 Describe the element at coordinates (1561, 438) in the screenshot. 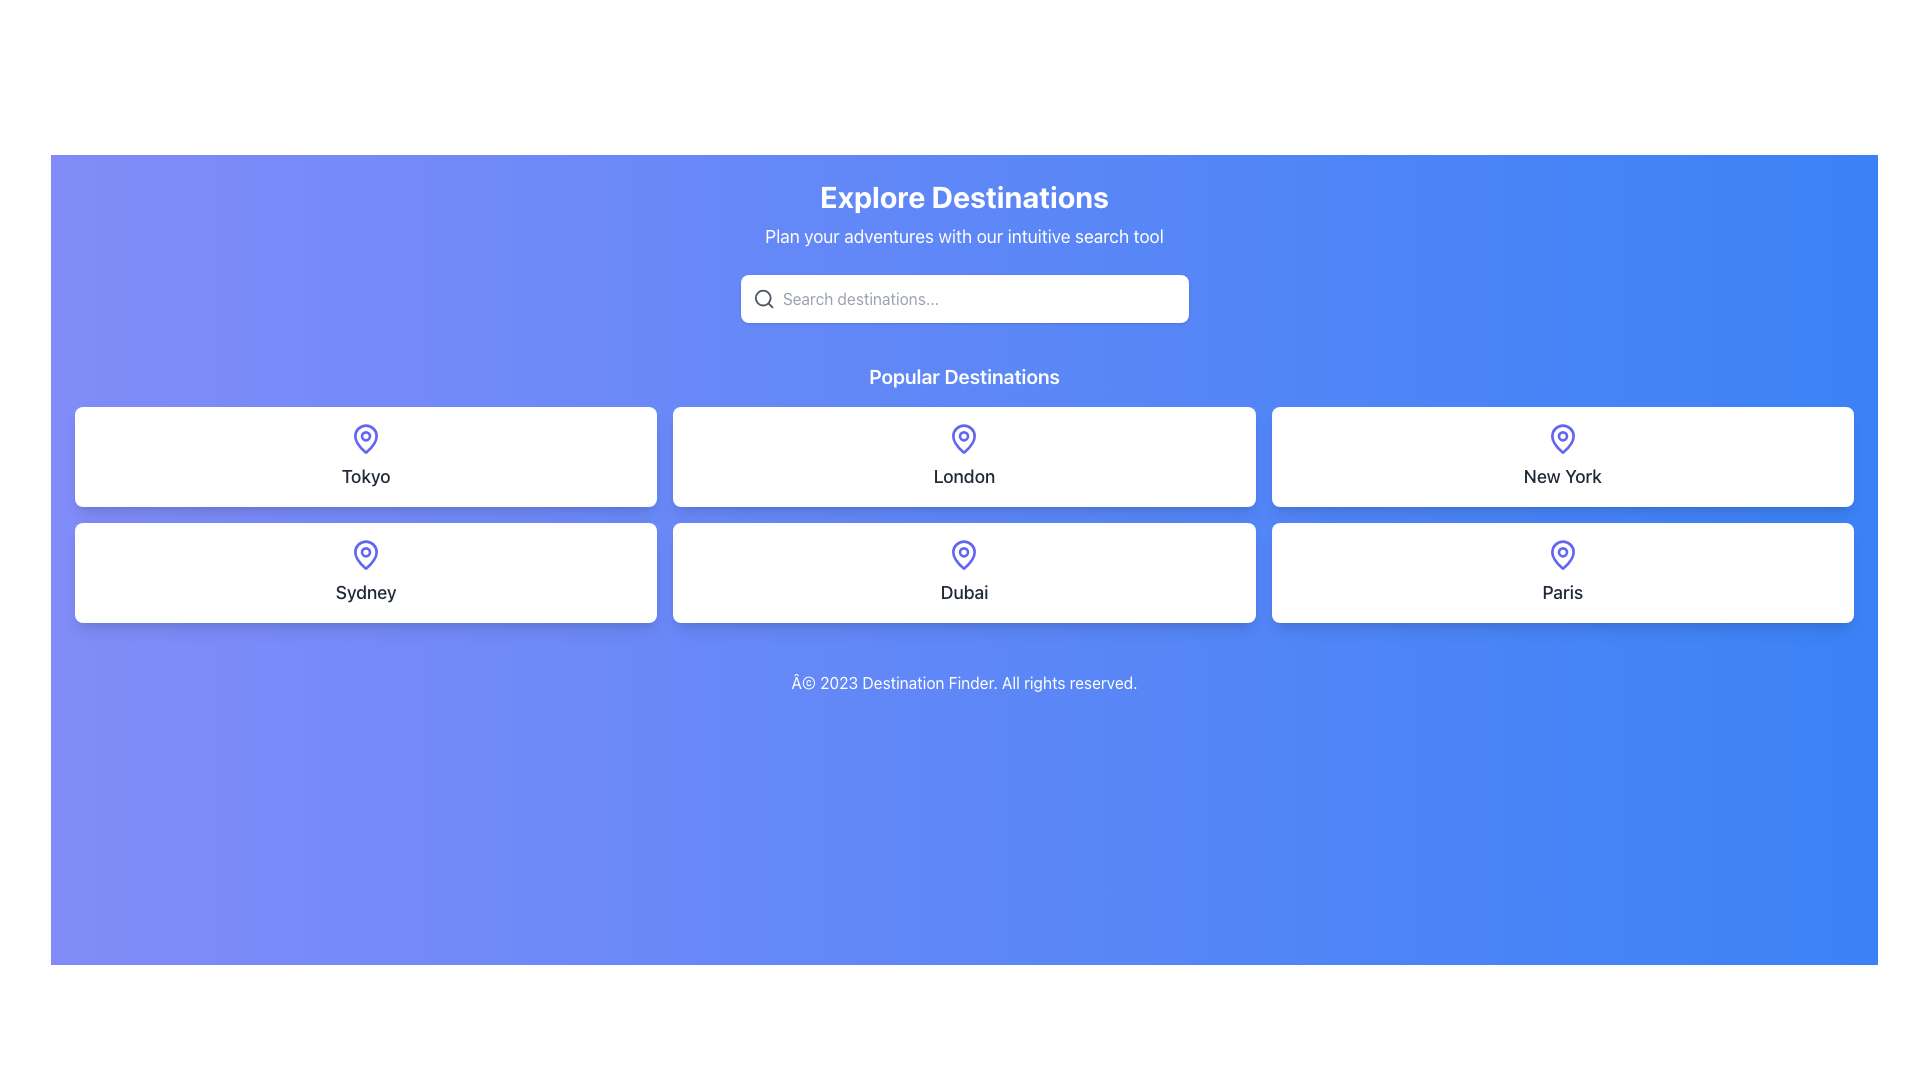

I see `the circular map pin icon with a hollow center and vibrant indigo color located at the top center of the 'New York' tile` at that location.